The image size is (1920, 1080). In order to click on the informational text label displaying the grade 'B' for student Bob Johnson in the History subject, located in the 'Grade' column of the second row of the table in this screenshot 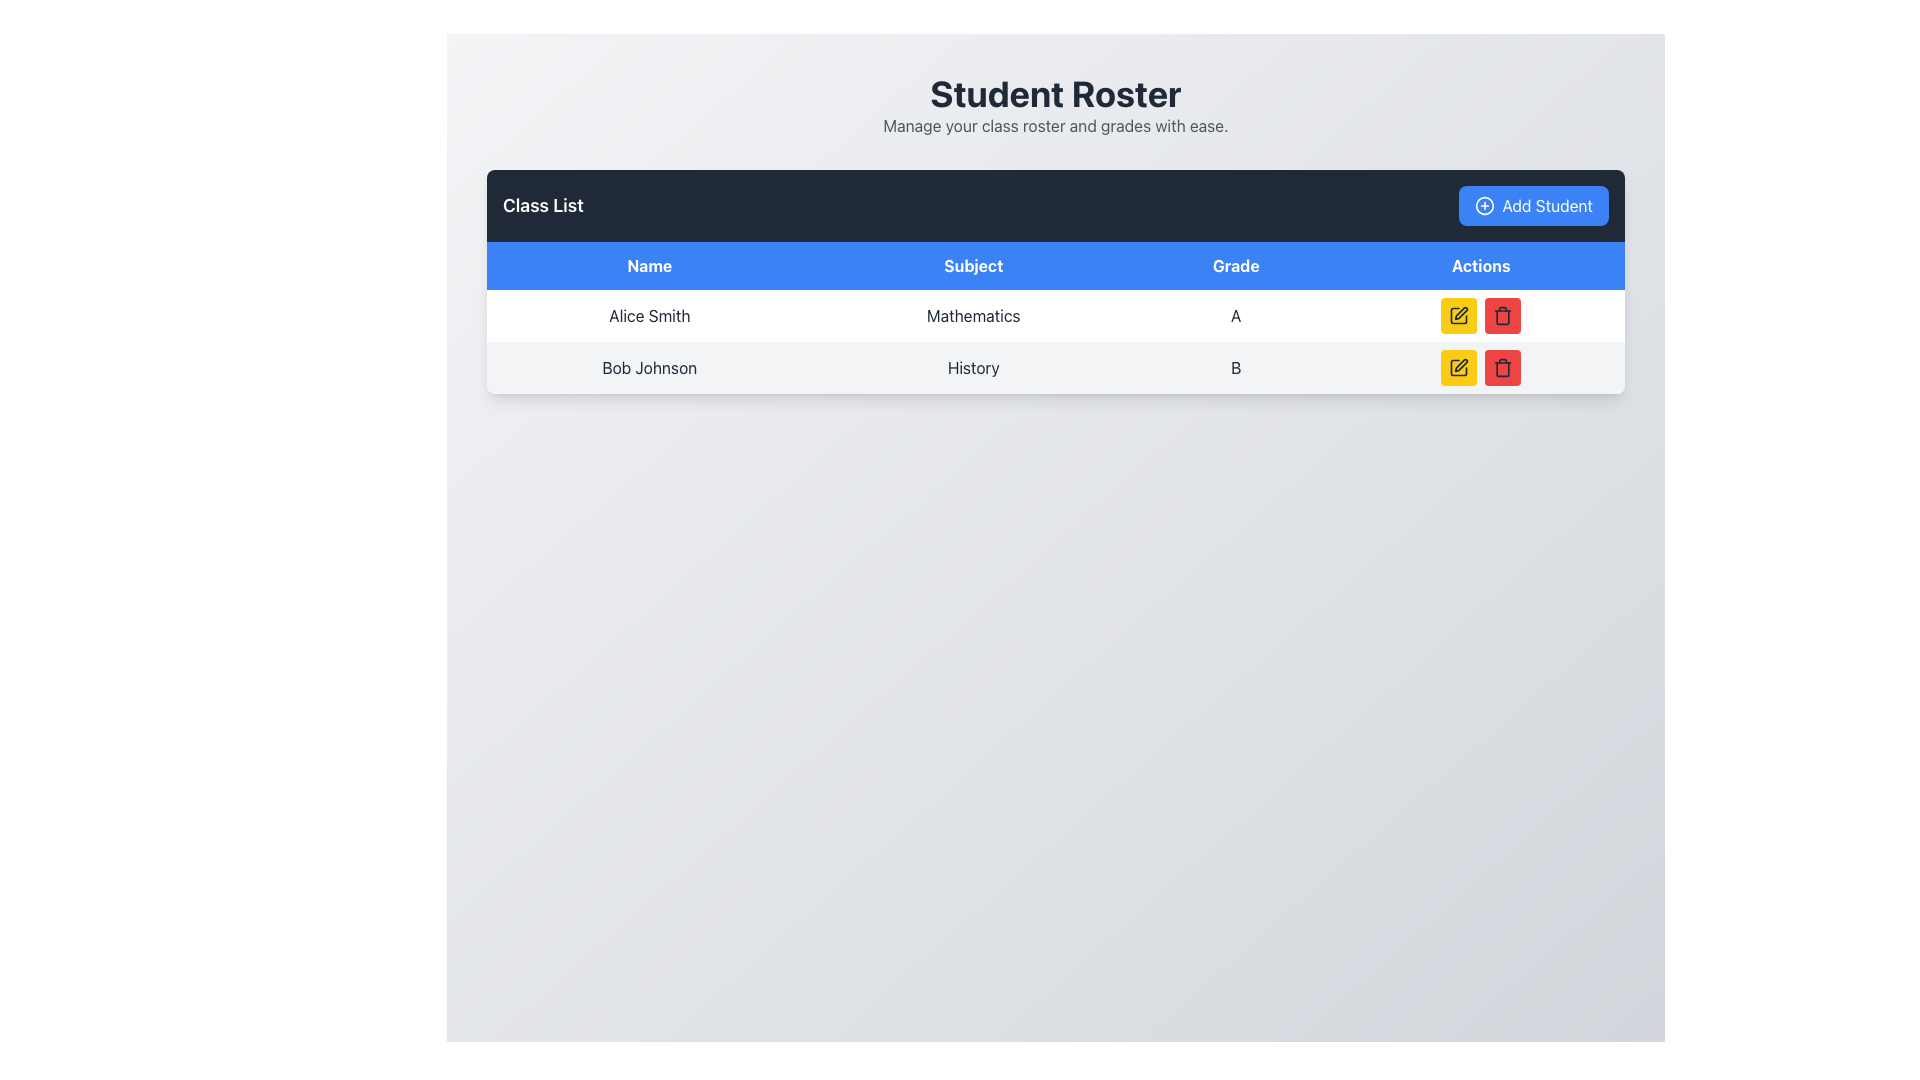, I will do `click(1235, 367)`.